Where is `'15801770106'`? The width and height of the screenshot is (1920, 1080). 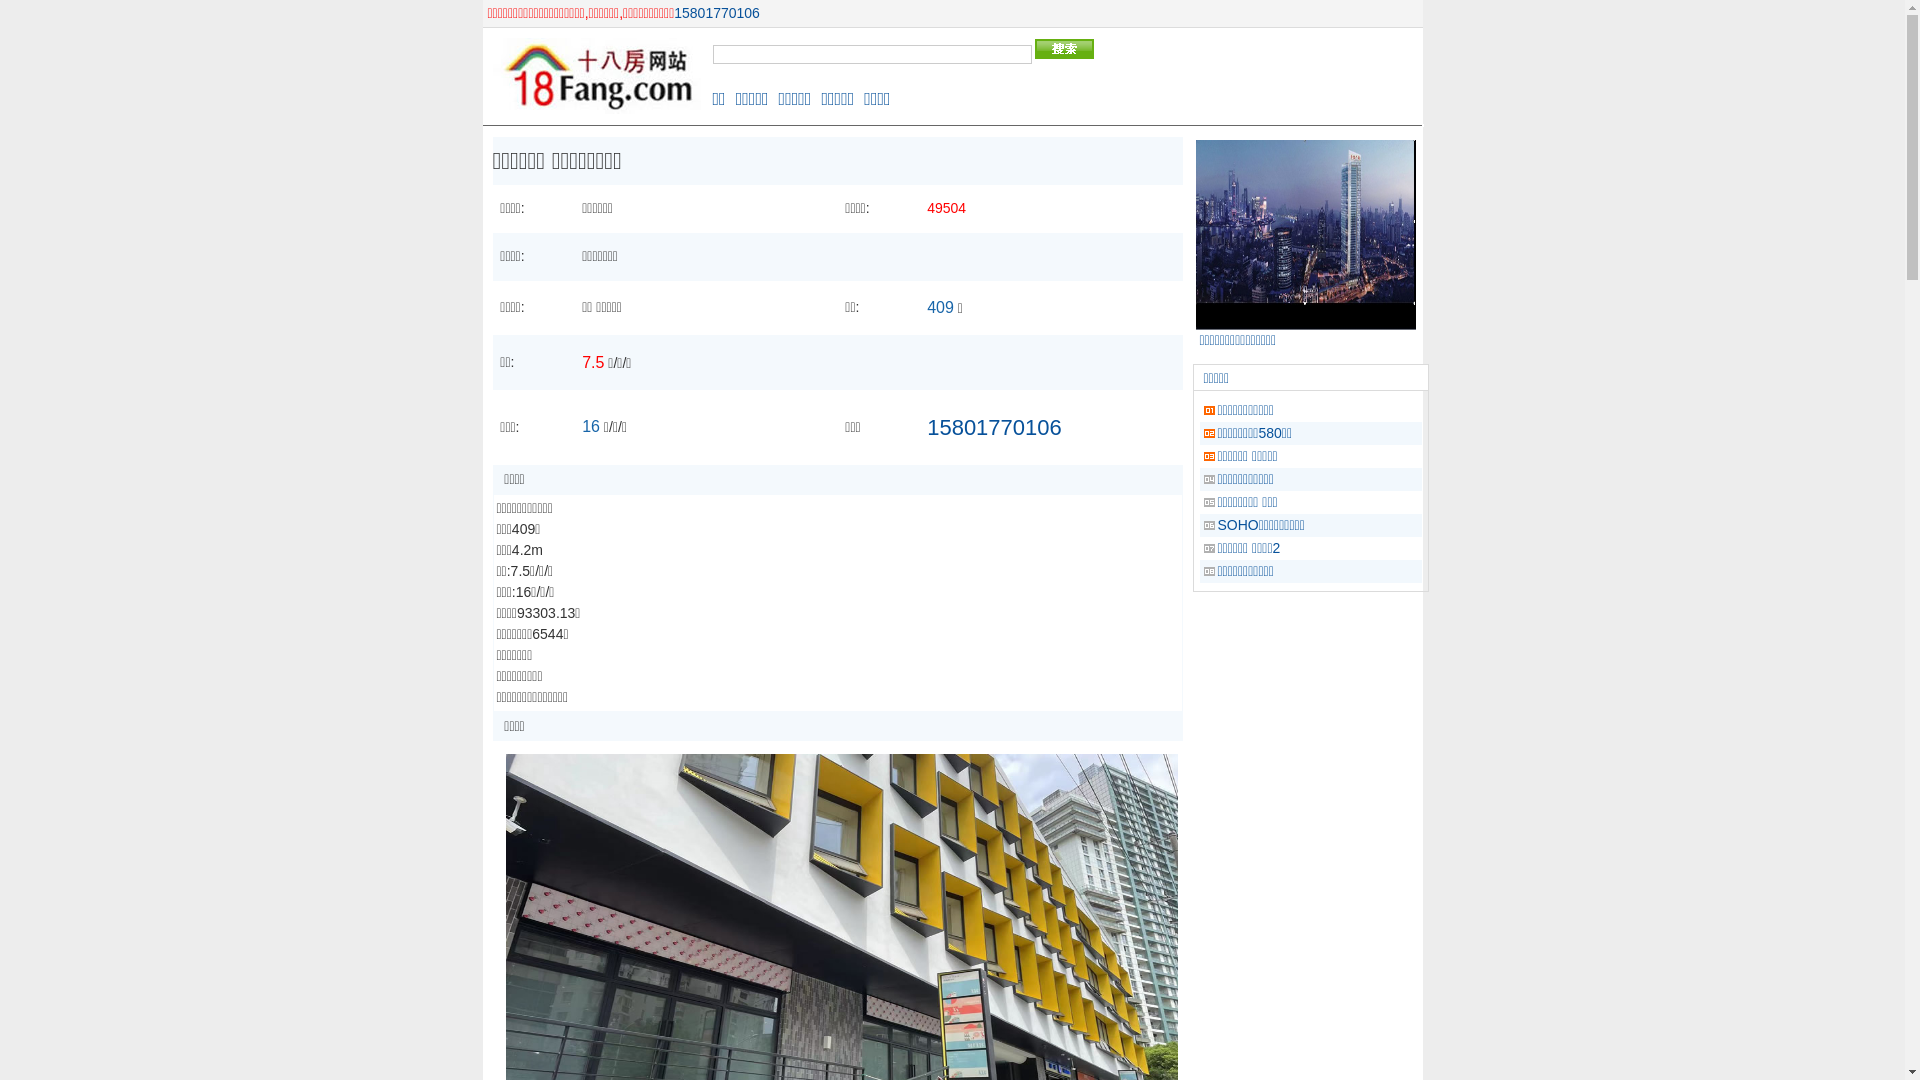 '15801770106' is located at coordinates (716, 12).